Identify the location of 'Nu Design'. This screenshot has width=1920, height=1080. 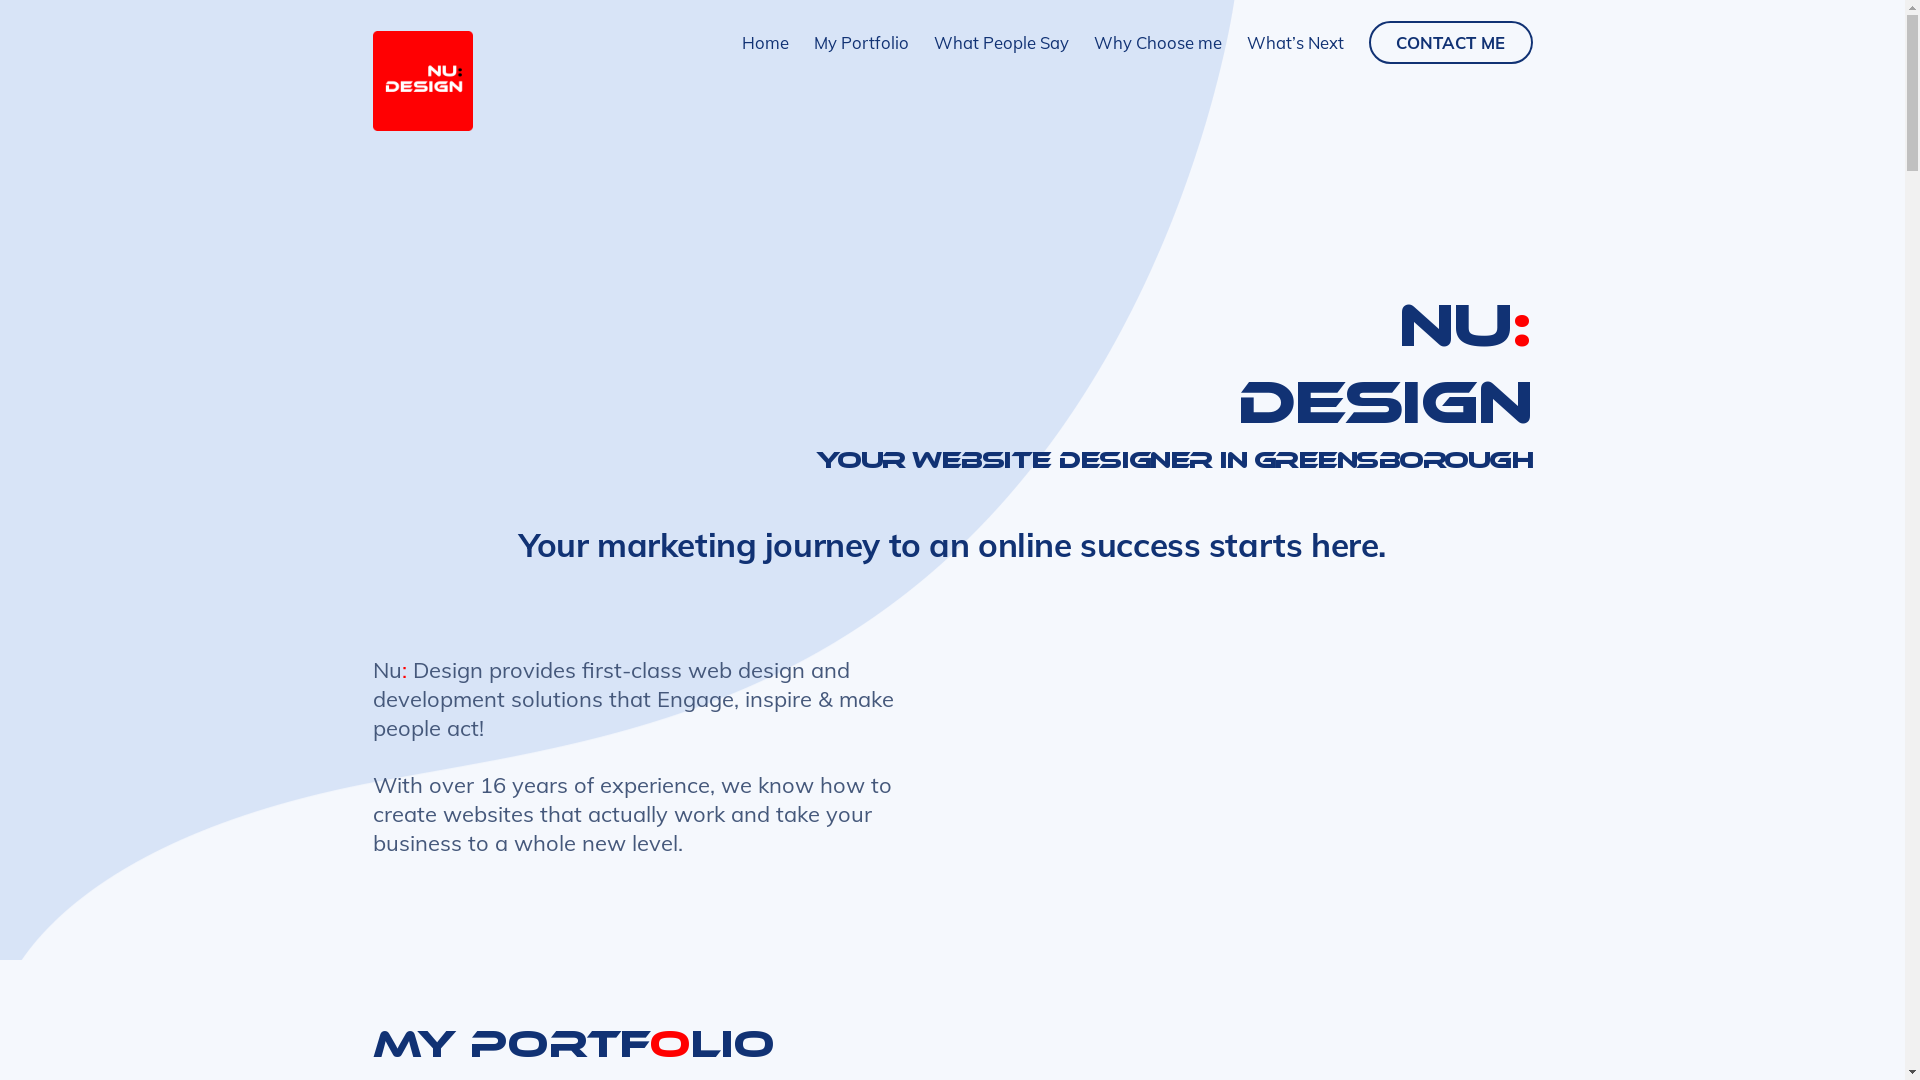
(421, 122).